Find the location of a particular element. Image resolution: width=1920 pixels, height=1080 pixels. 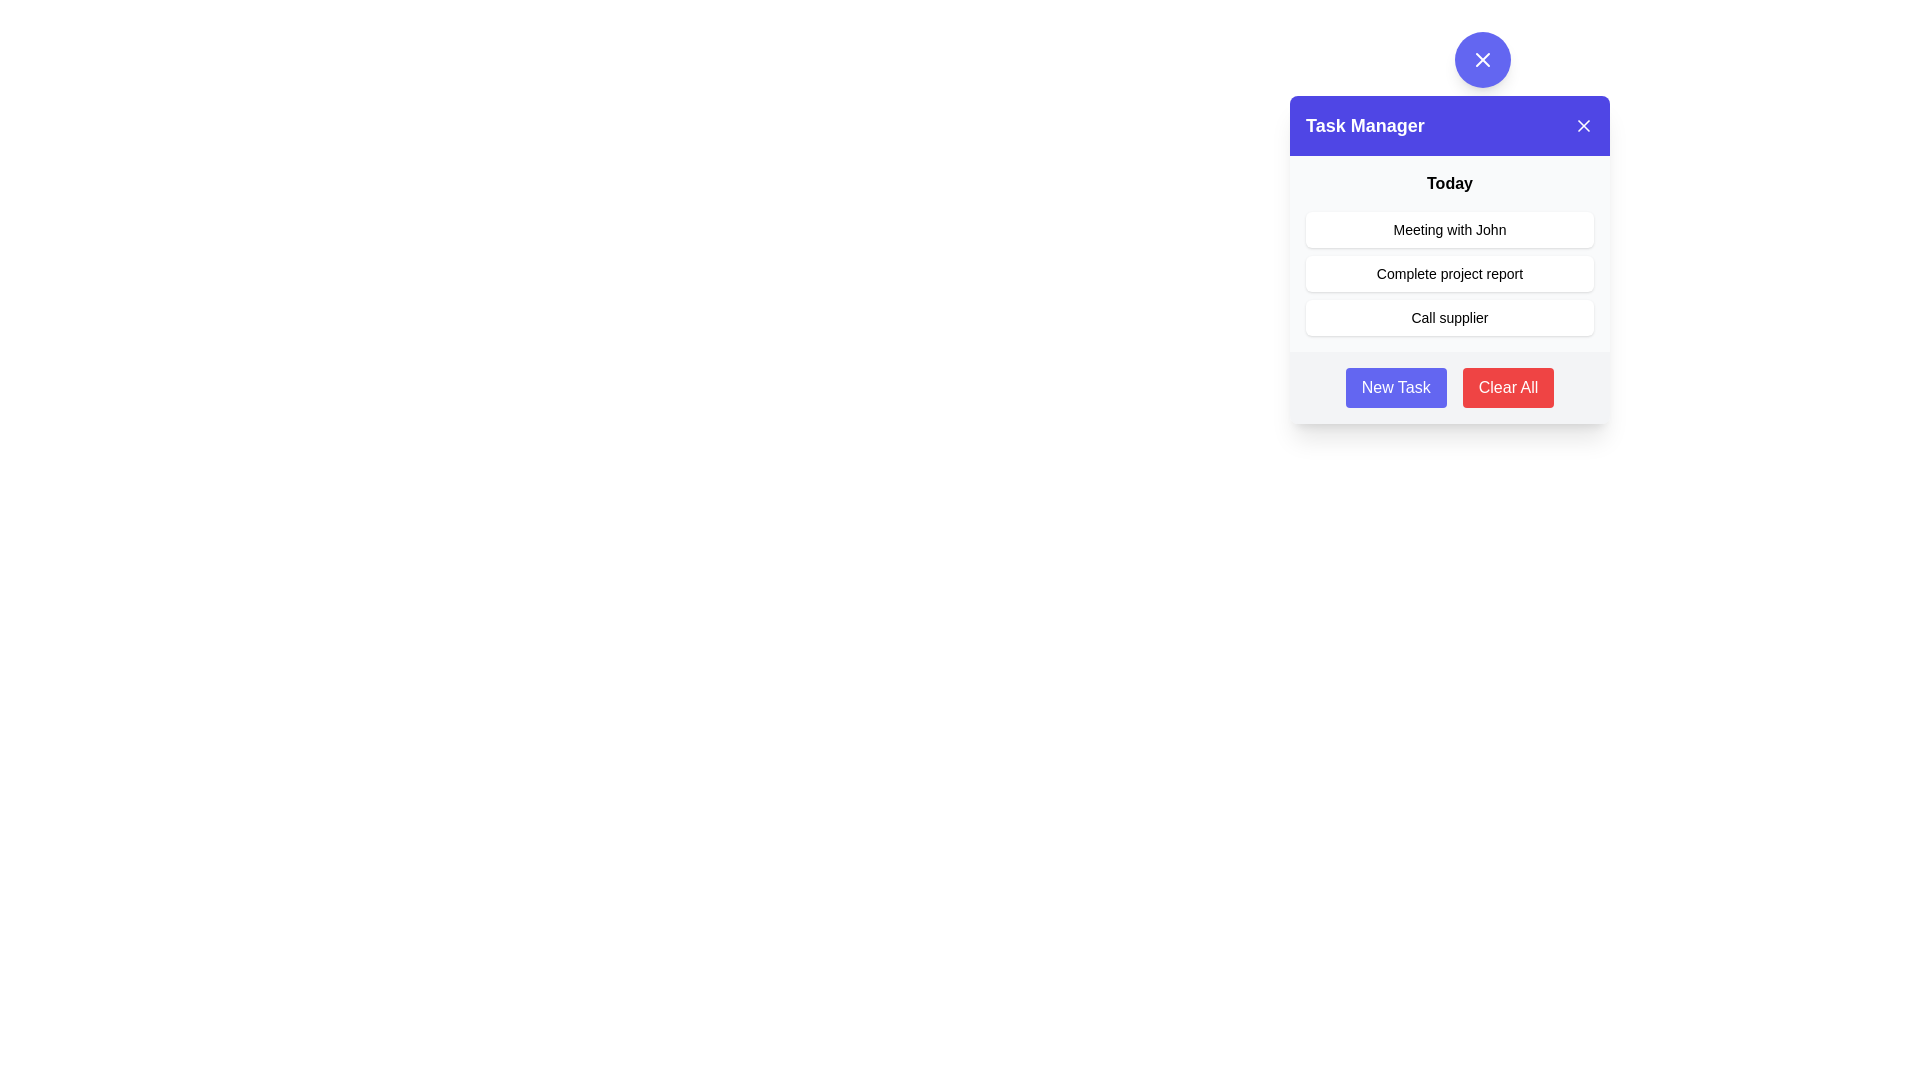

text label displaying 'Meeting with John' which is the first item in the task list under the 'Today' heading inside the 'Task Manager' popup is located at coordinates (1449, 229).